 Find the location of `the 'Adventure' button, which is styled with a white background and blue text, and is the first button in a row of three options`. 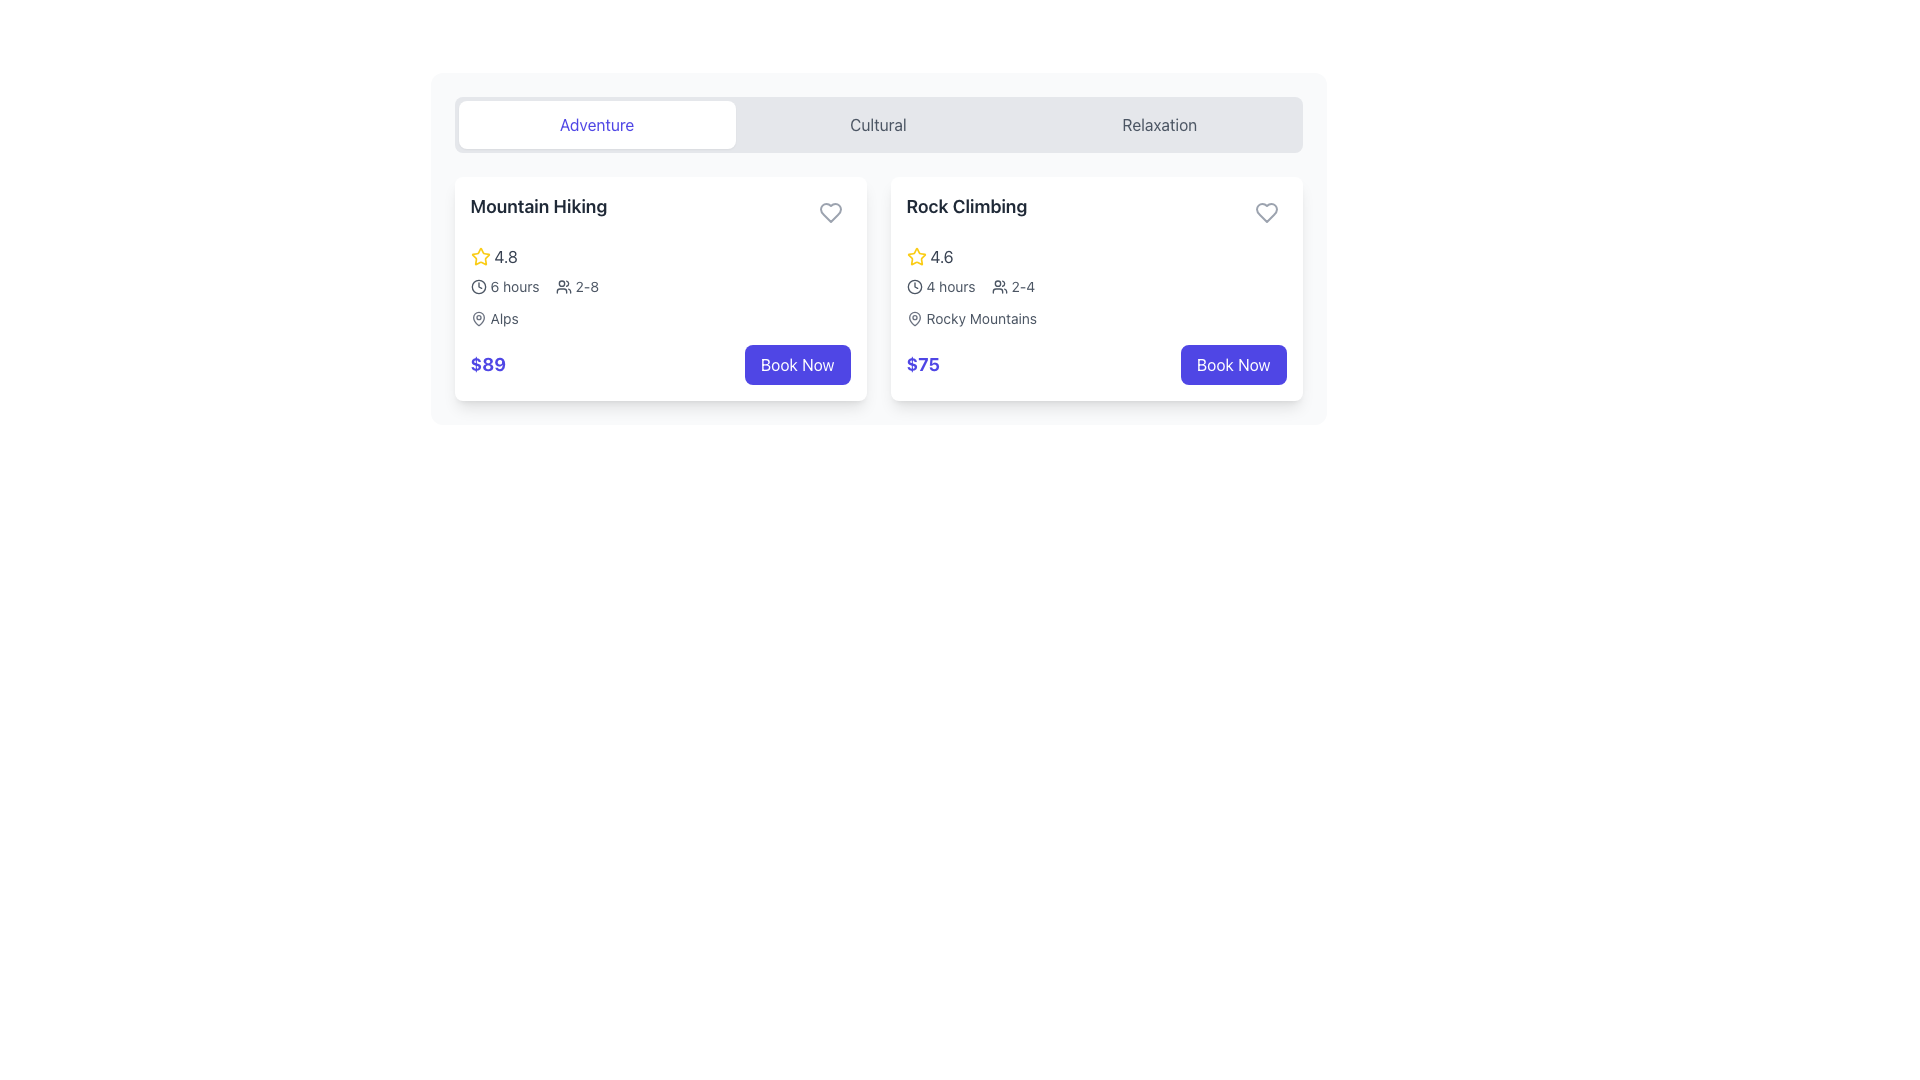

the 'Adventure' button, which is styled with a white background and blue text, and is the first button in a row of three options is located at coordinates (596, 124).